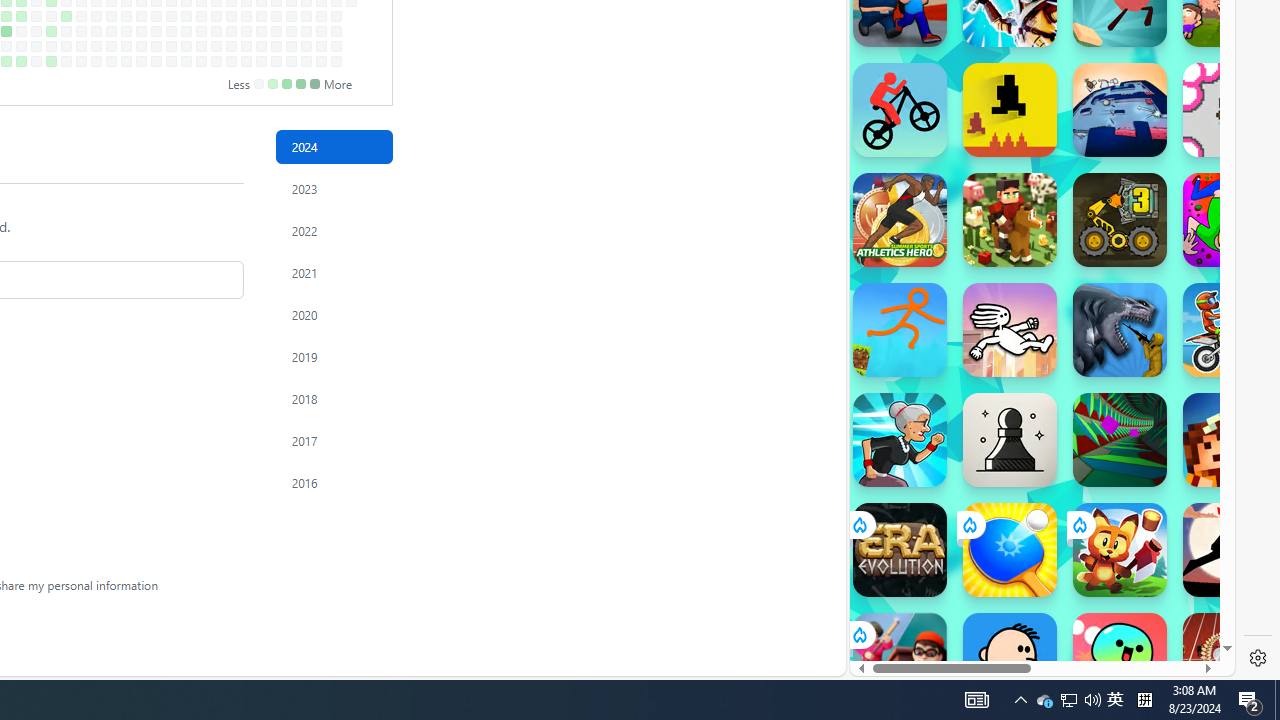 Image resolution: width=1280 pixels, height=720 pixels. I want to click on 'No contributions on December 12th.', so click(305, 31).